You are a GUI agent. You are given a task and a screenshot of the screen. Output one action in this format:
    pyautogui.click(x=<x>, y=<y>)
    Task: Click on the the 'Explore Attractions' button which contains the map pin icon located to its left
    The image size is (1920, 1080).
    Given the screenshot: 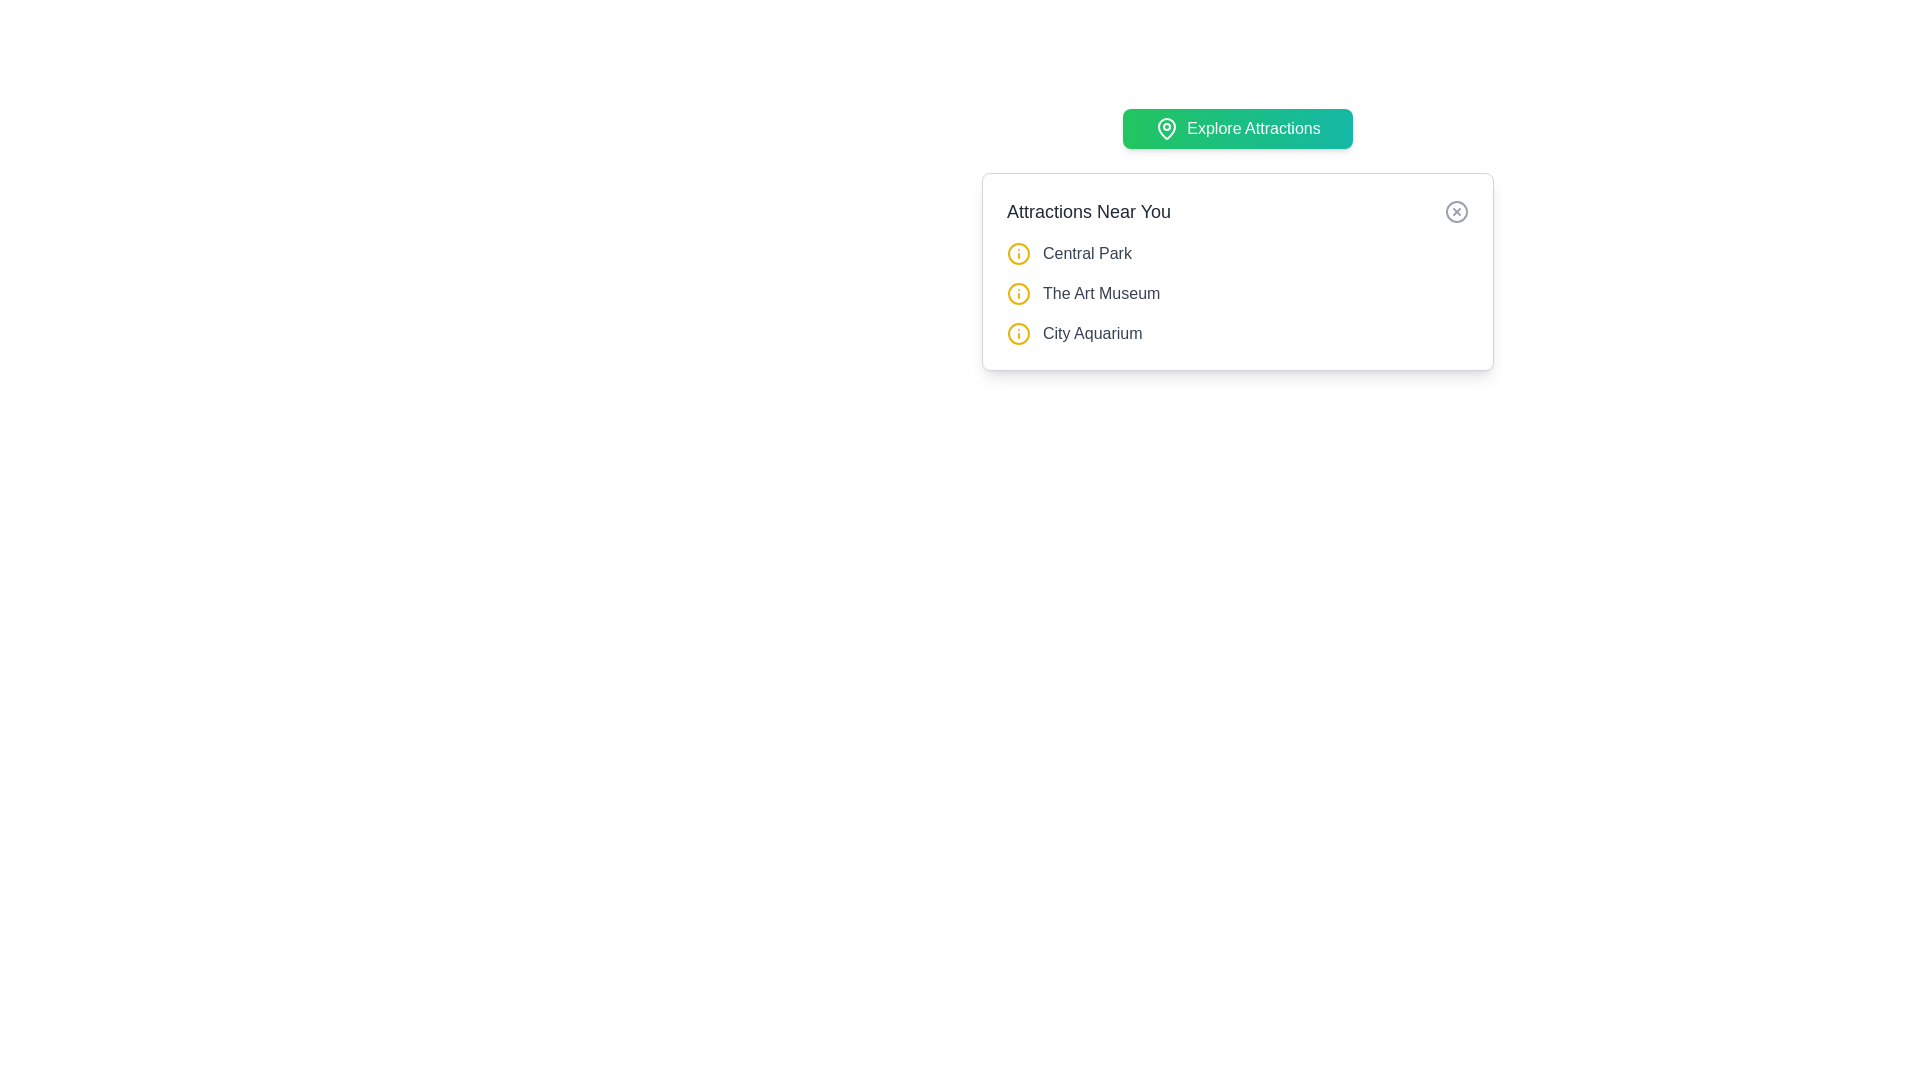 What is the action you would take?
    pyautogui.click(x=1167, y=128)
    